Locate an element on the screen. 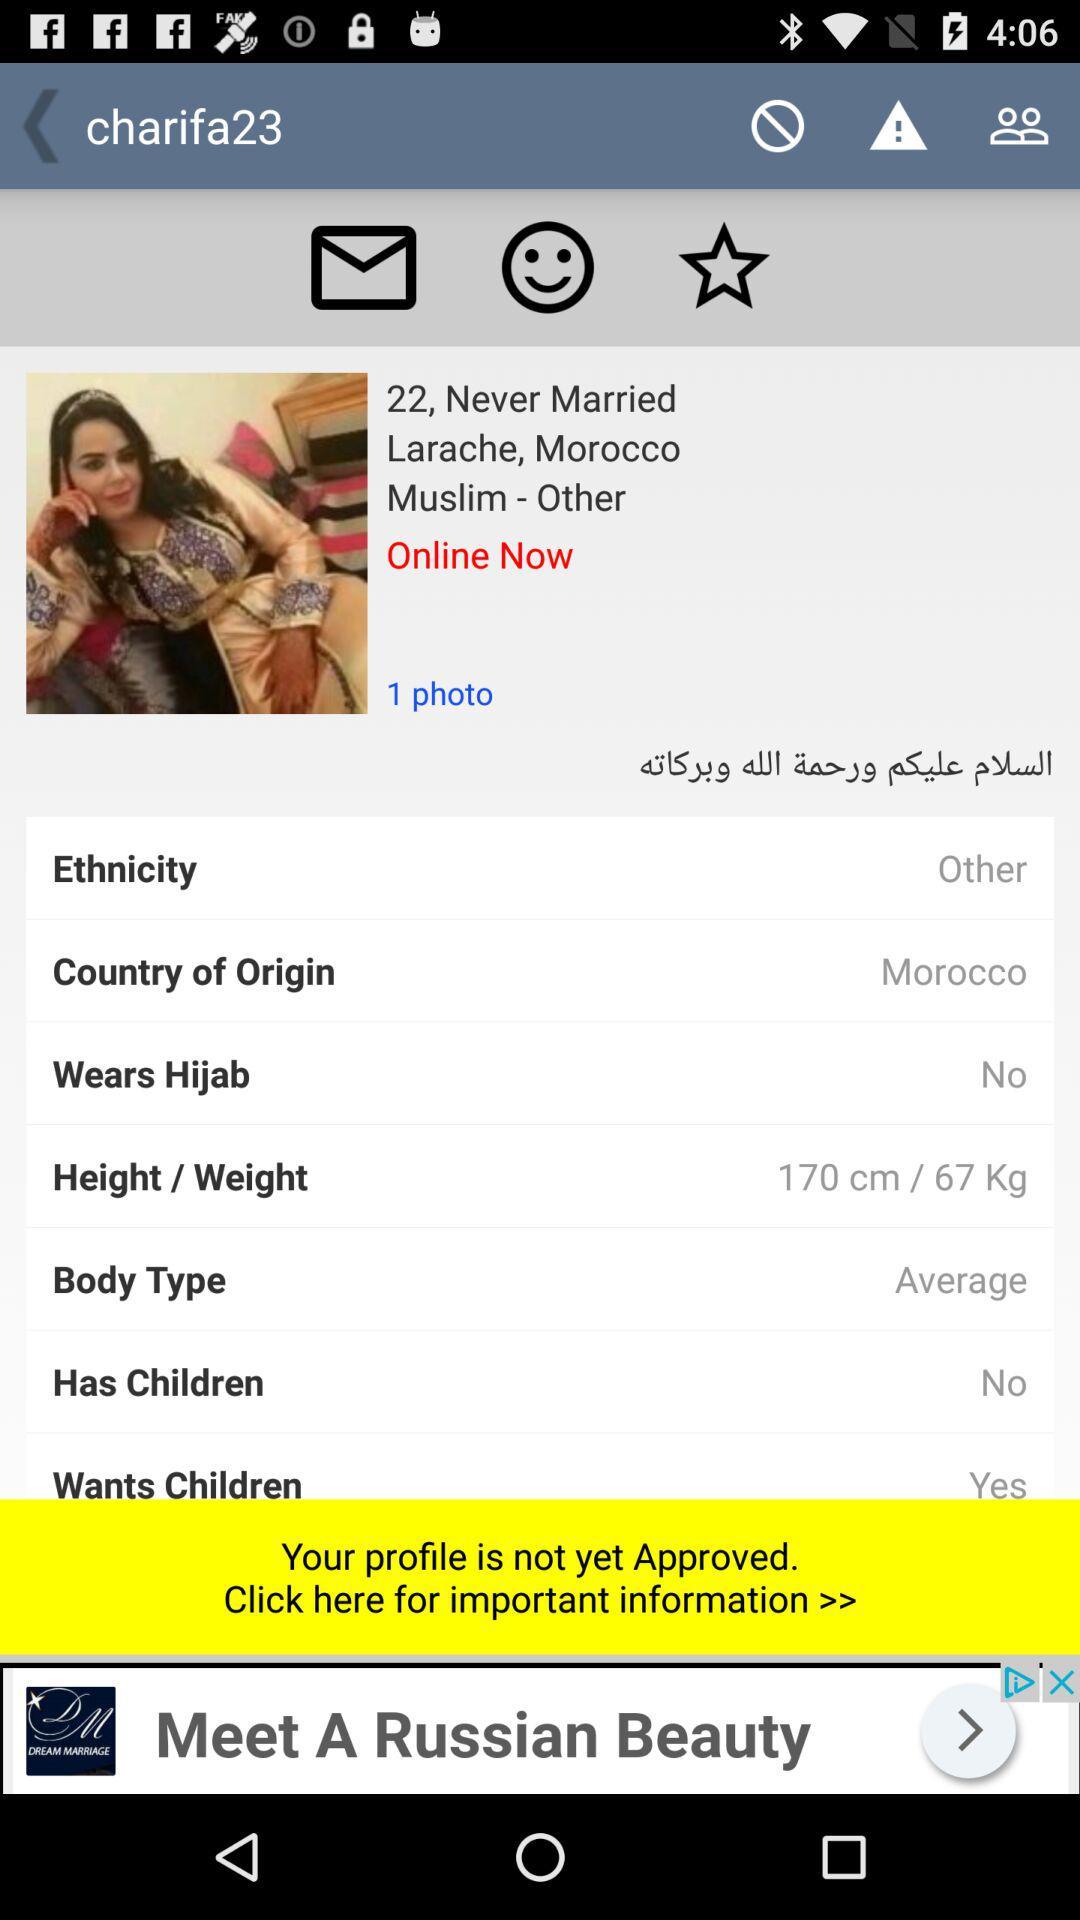 The height and width of the screenshot is (1920, 1080). the star icon is located at coordinates (724, 285).